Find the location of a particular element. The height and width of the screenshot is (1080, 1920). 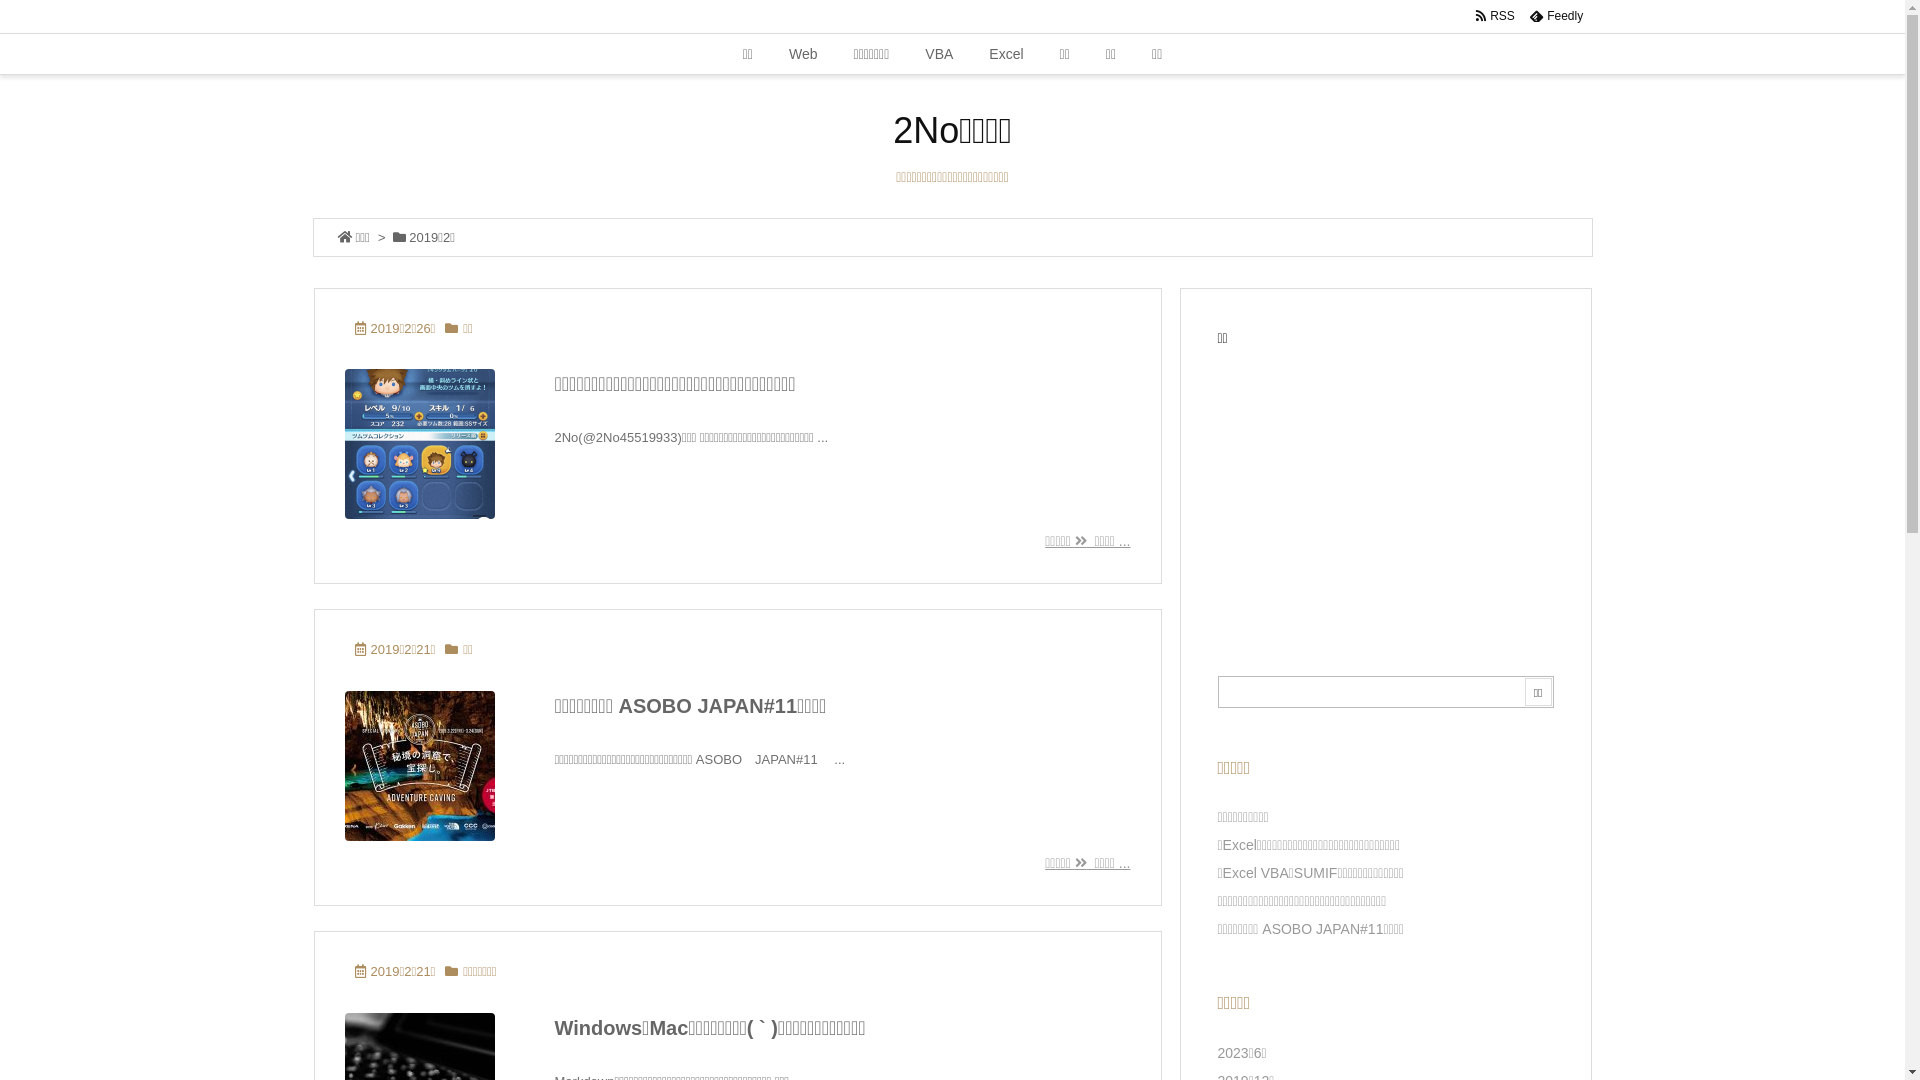

'Advertisement' is located at coordinates (1385, 490).